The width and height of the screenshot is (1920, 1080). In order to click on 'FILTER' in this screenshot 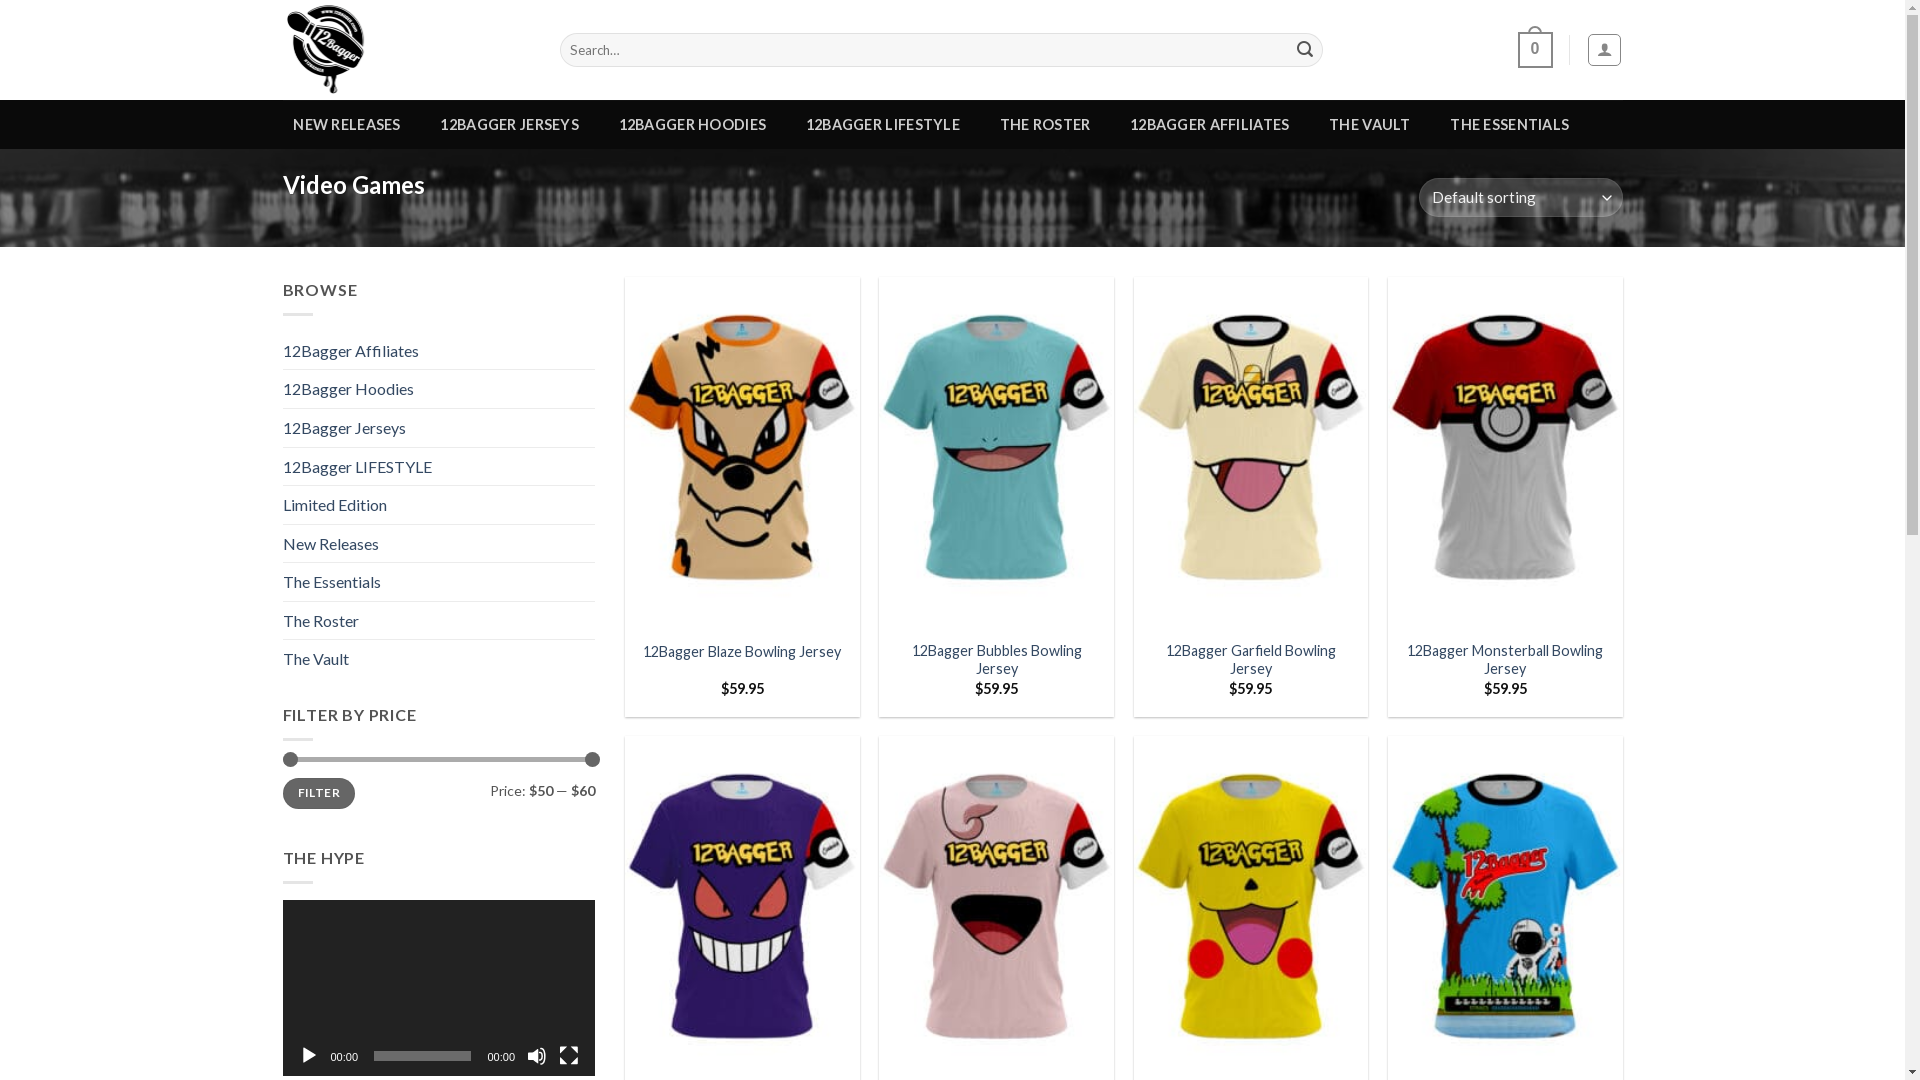, I will do `click(317, 792)`.